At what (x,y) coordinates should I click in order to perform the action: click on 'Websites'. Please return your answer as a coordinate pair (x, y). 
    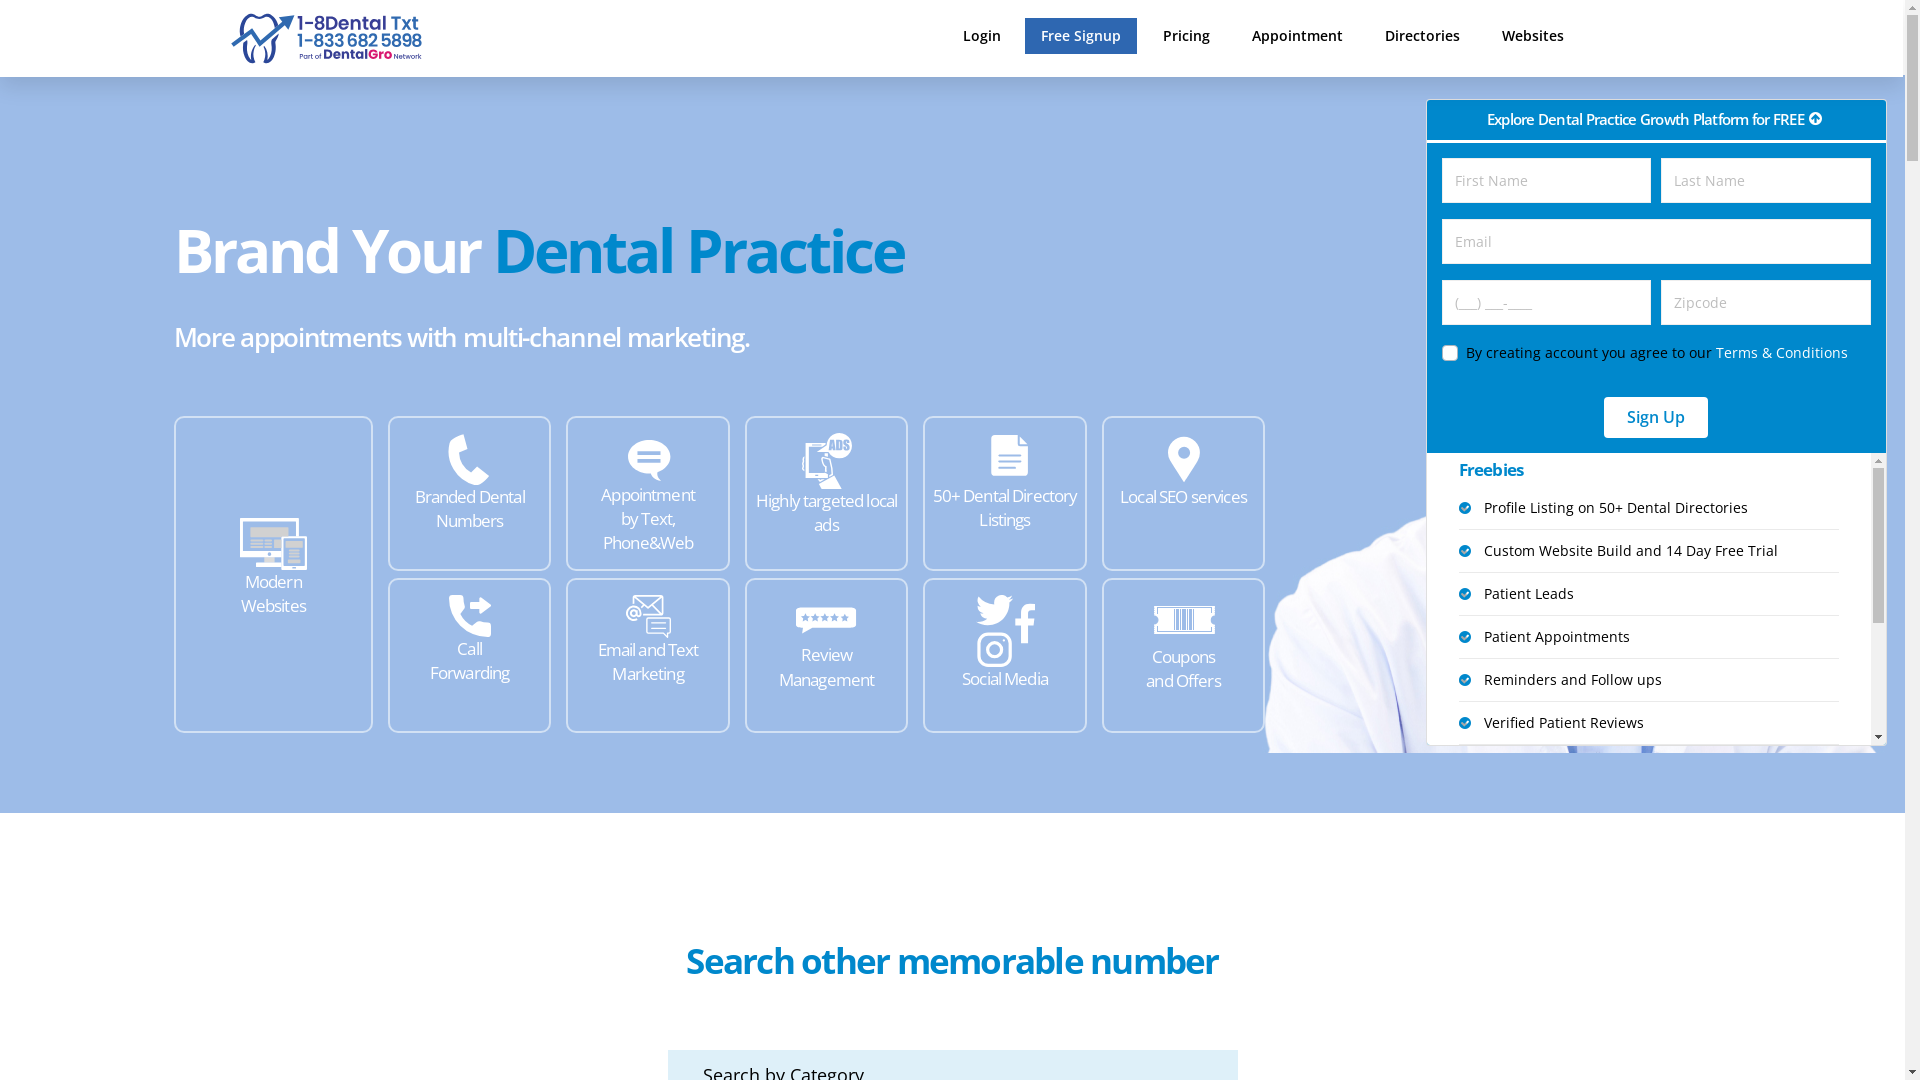
    Looking at the image, I should click on (1486, 35).